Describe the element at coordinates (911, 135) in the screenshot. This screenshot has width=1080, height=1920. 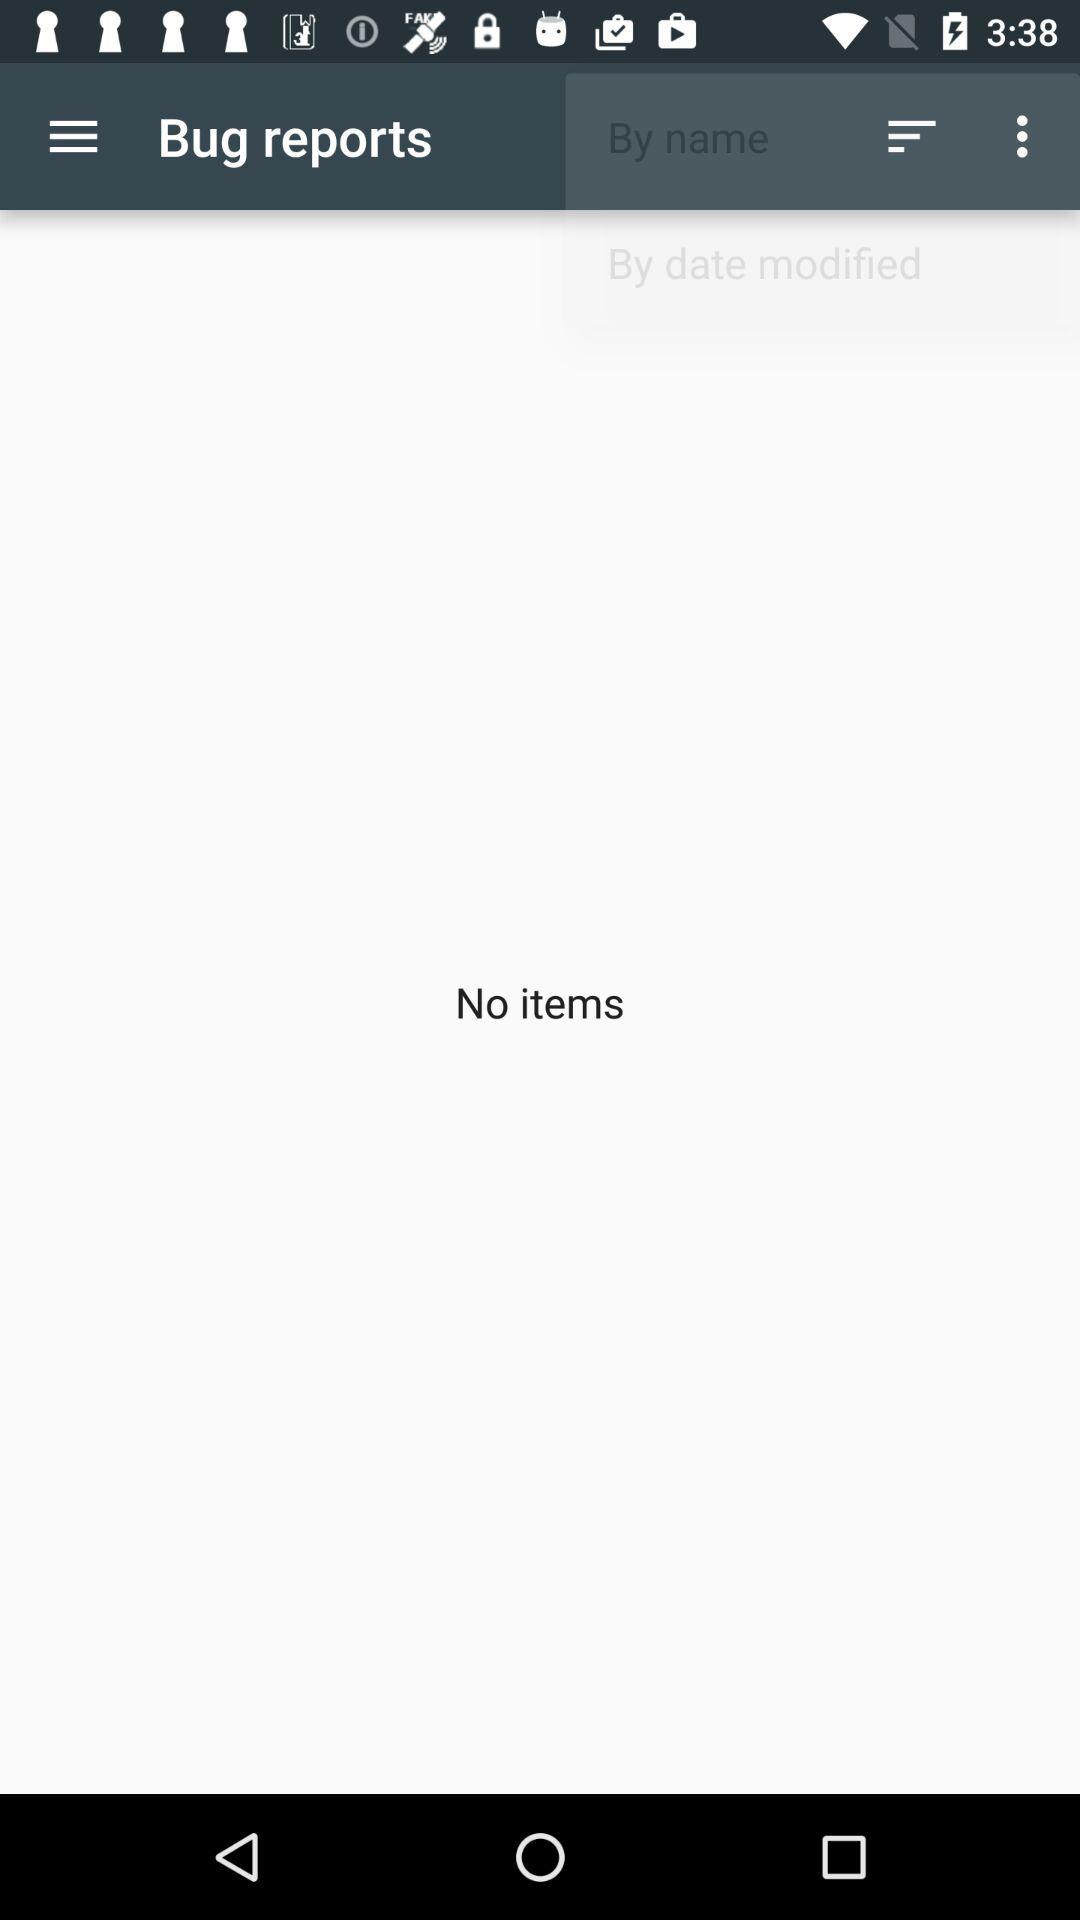
I see `app to the right of the bug reports` at that location.